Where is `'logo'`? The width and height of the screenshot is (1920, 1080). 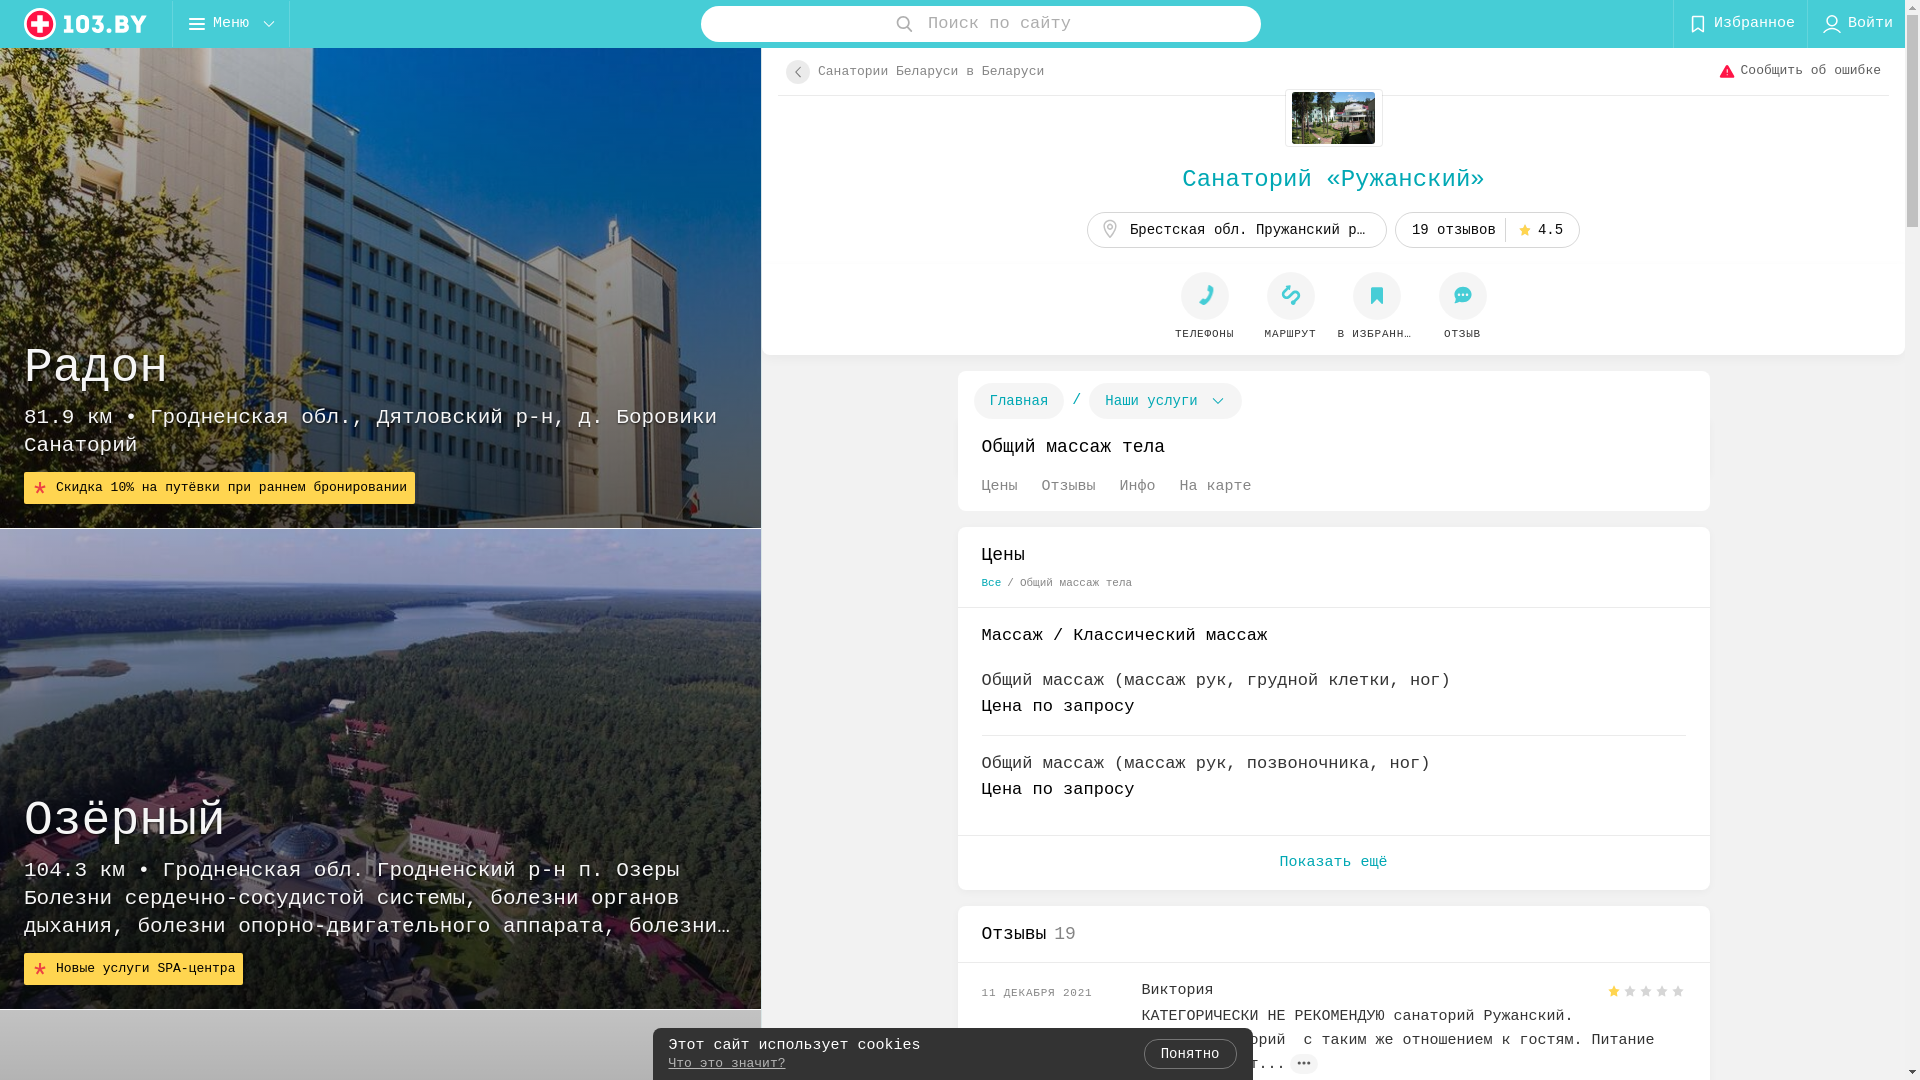
'logo' is located at coordinates (85, 23).